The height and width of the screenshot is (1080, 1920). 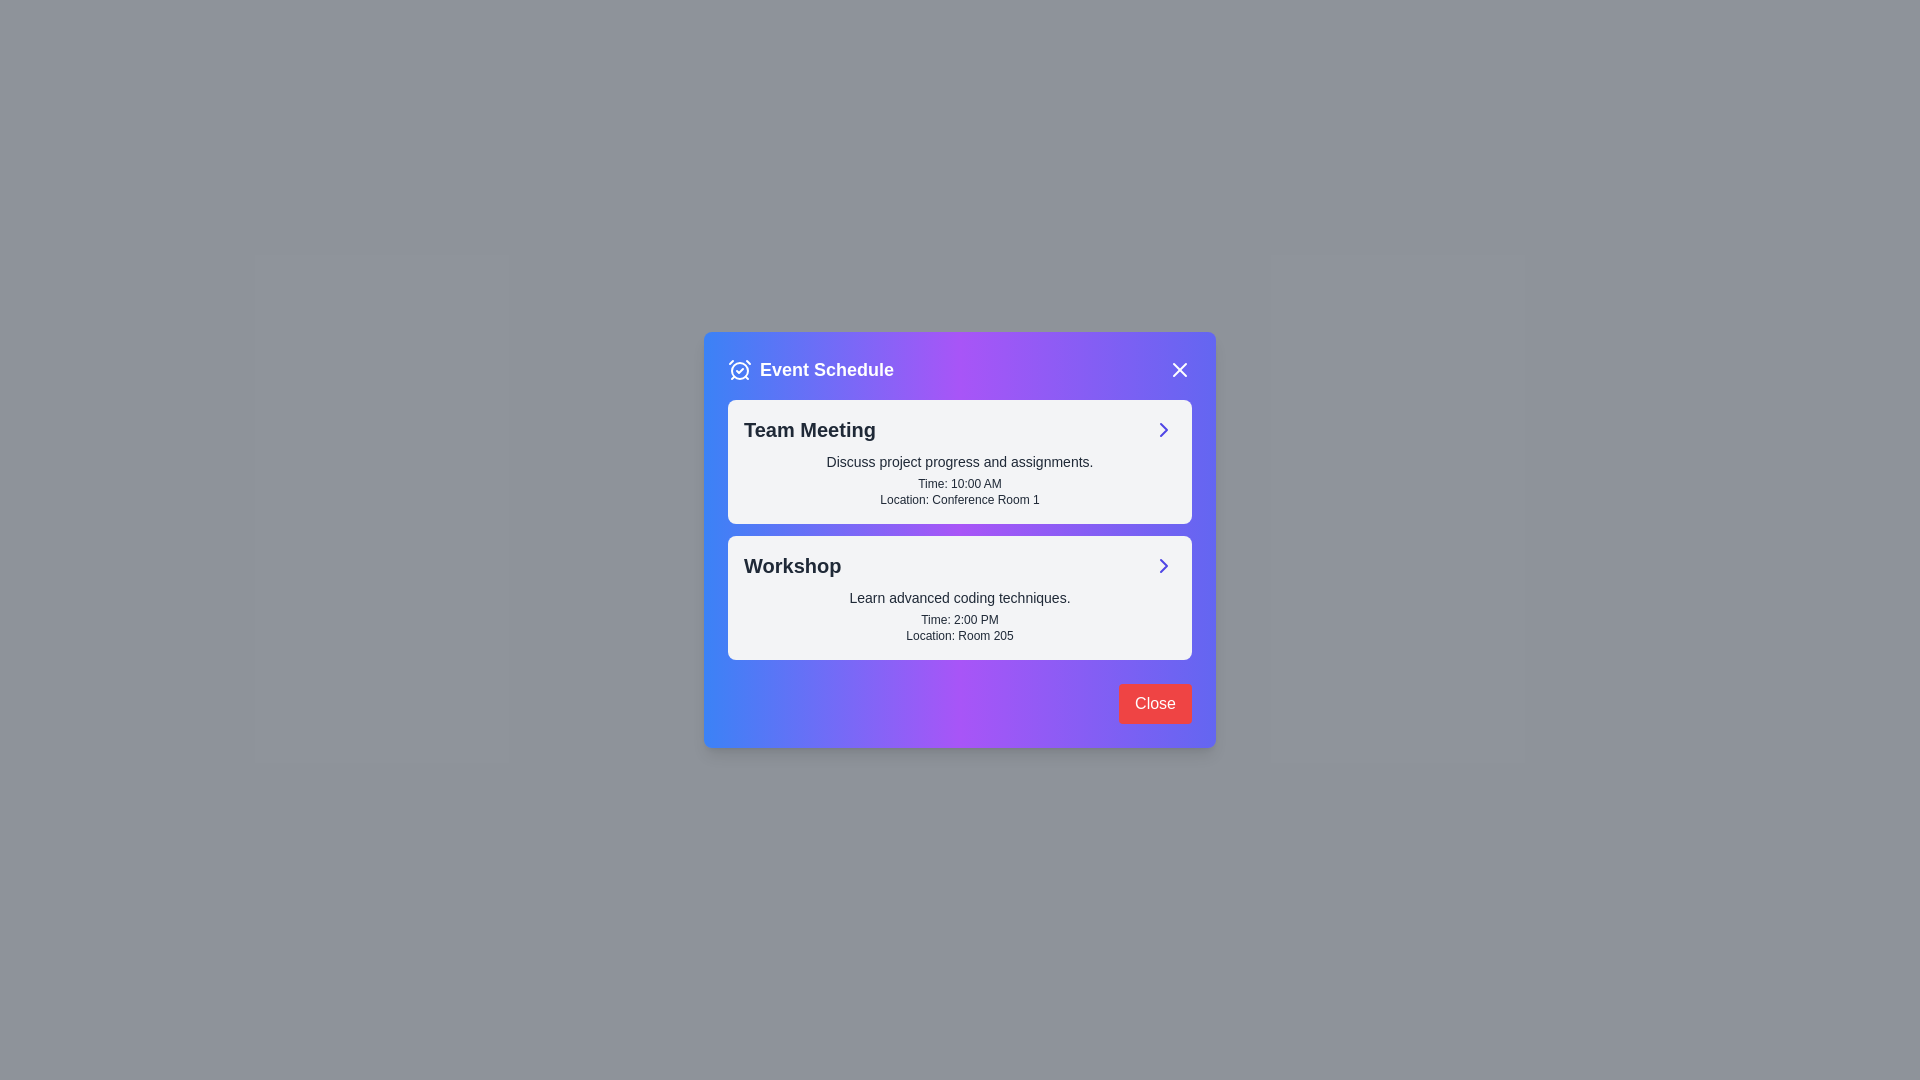 What do you see at coordinates (1163, 428) in the screenshot?
I see `the event Team Meeting by clicking on its corresponding area` at bounding box center [1163, 428].